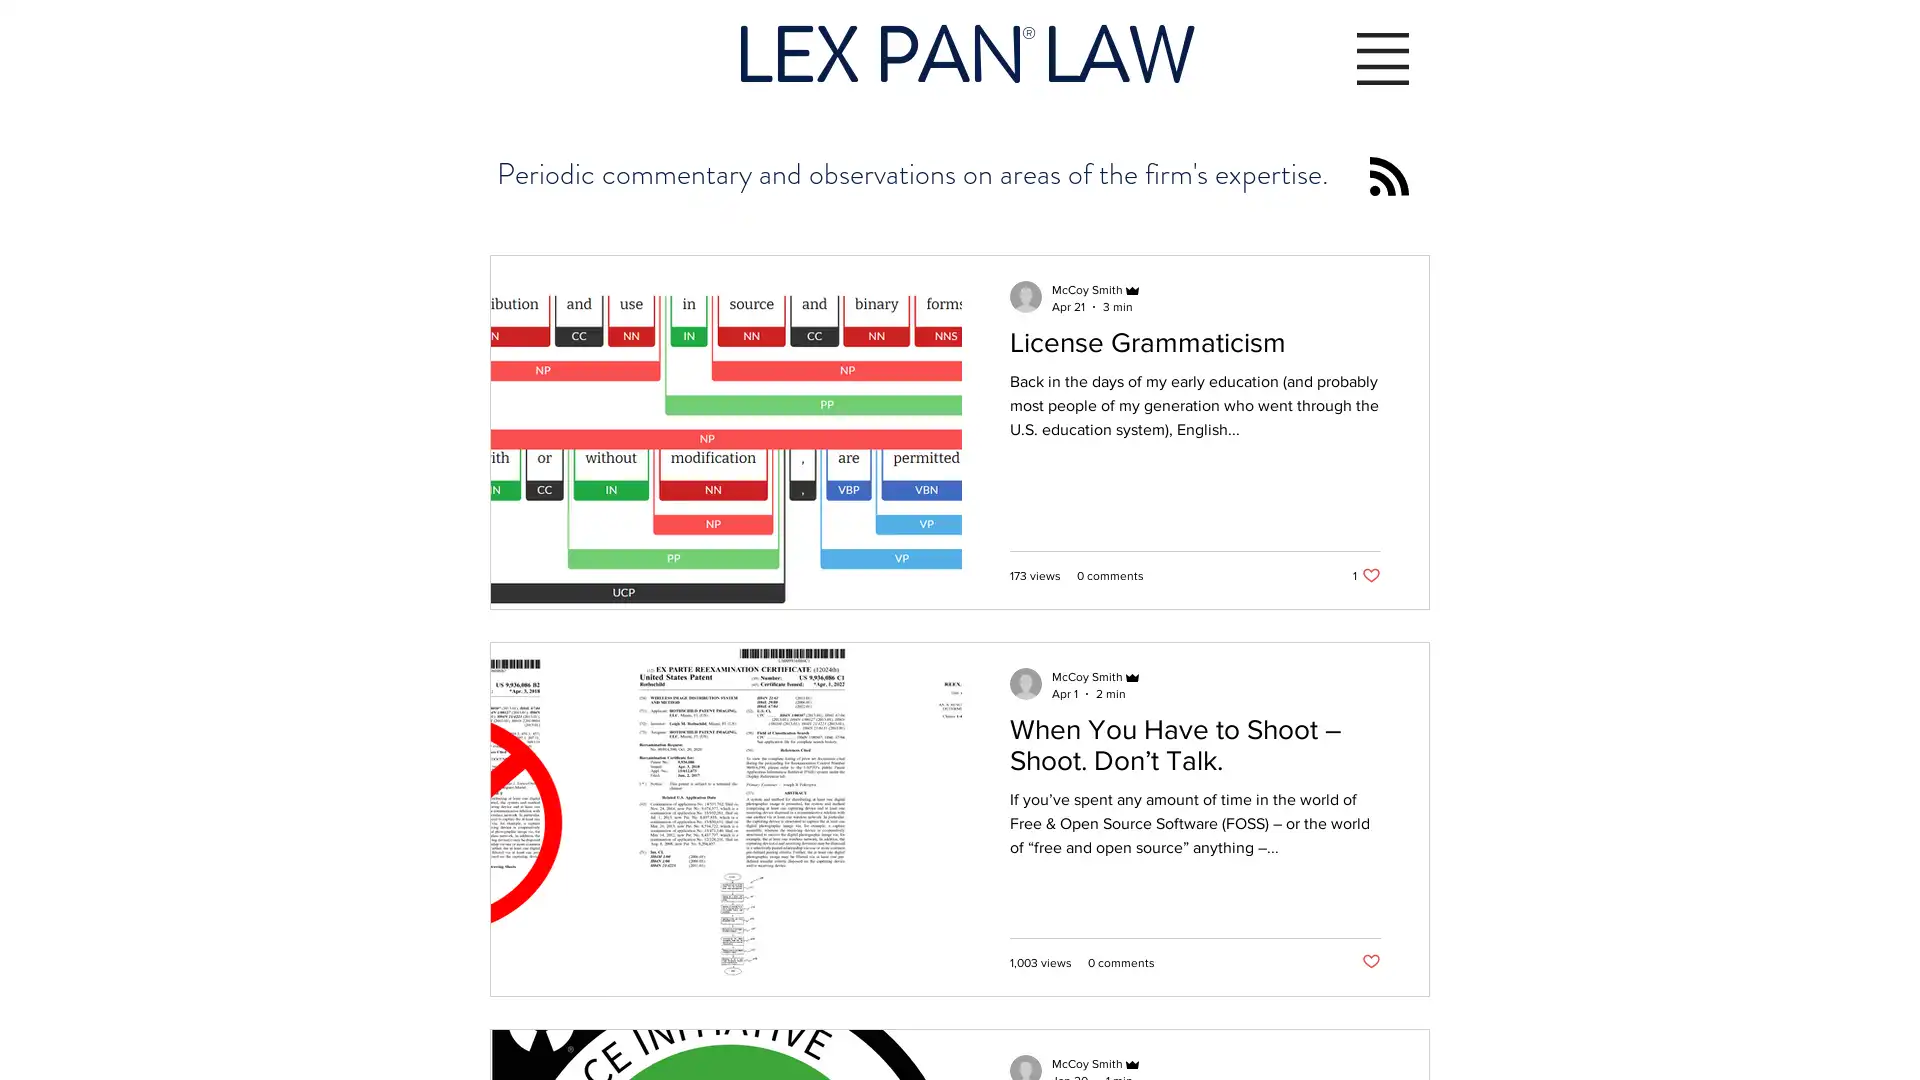 The width and height of the screenshot is (1920, 1080). I want to click on 1 like. Post not marked as liked, so click(1366, 575).